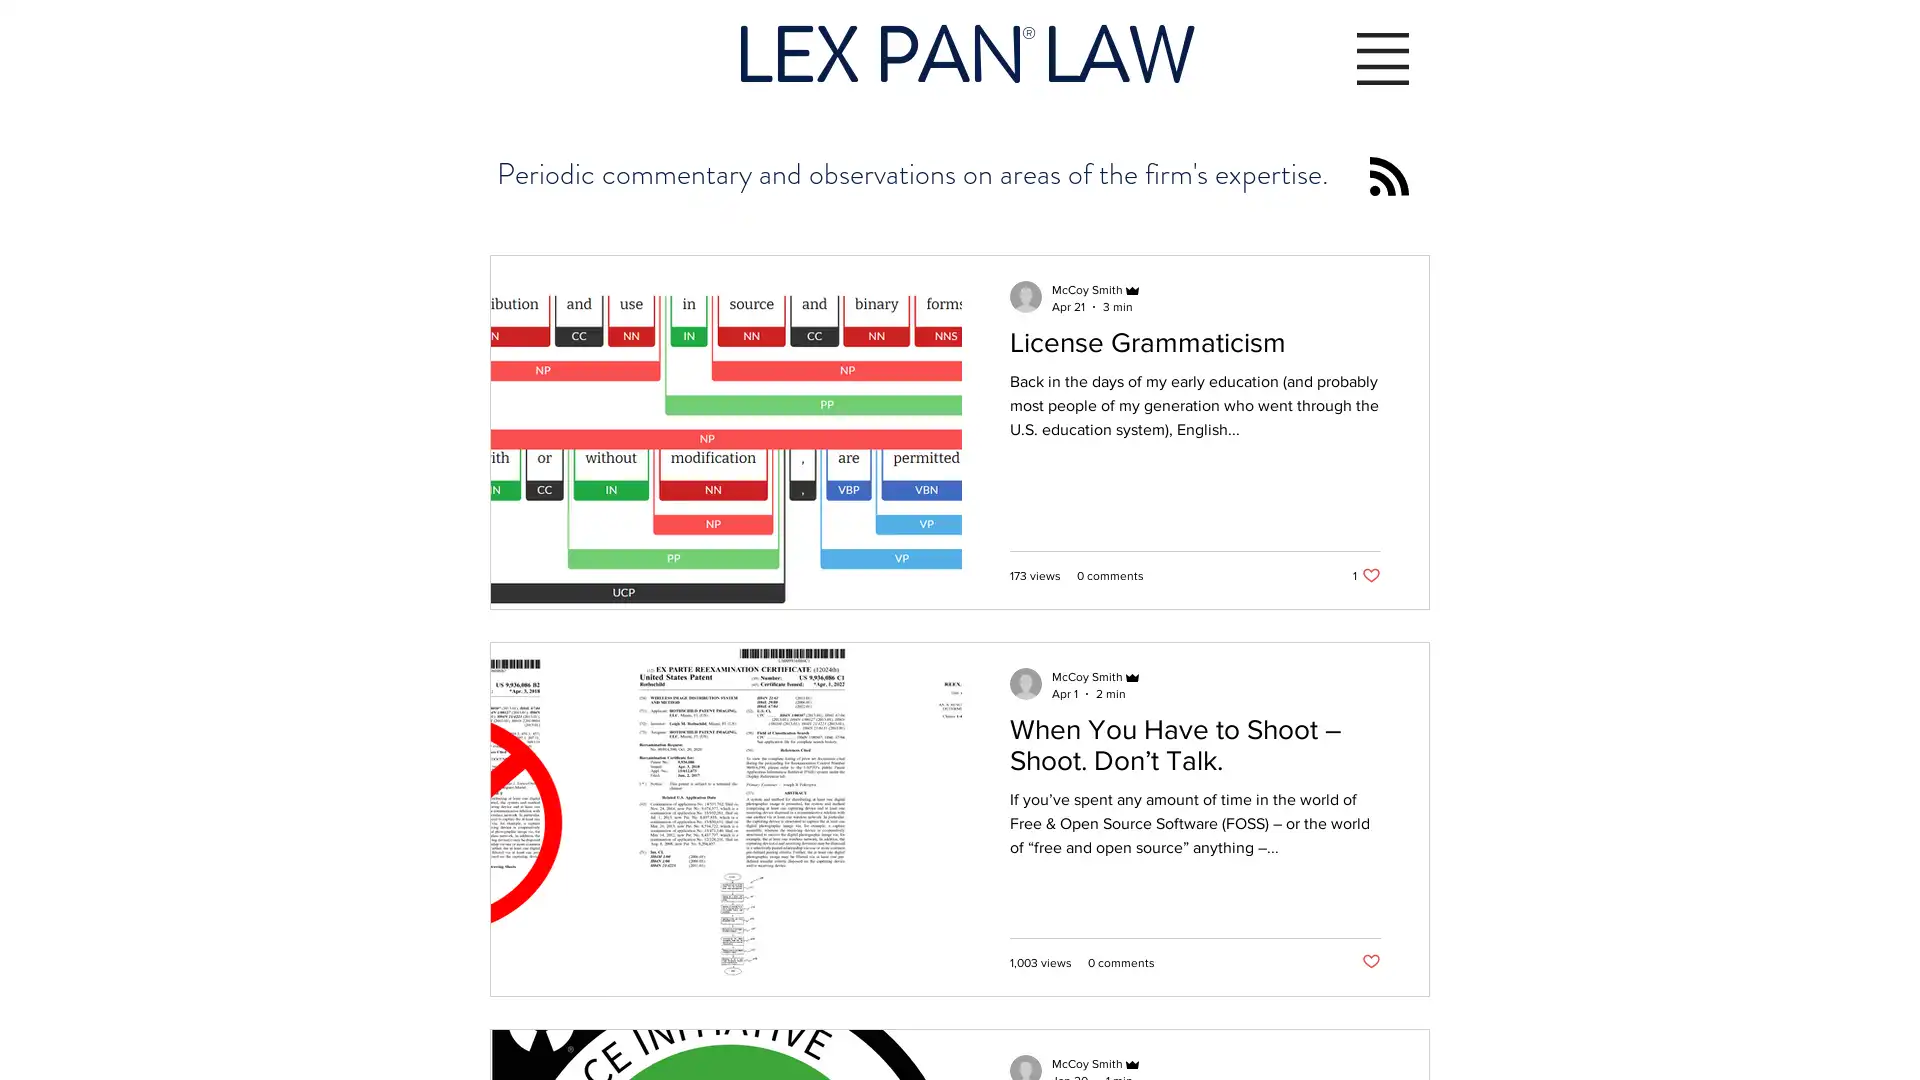 The width and height of the screenshot is (1920, 1080). I want to click on 1 like. Post not marked as liked, so click(1366, 575).